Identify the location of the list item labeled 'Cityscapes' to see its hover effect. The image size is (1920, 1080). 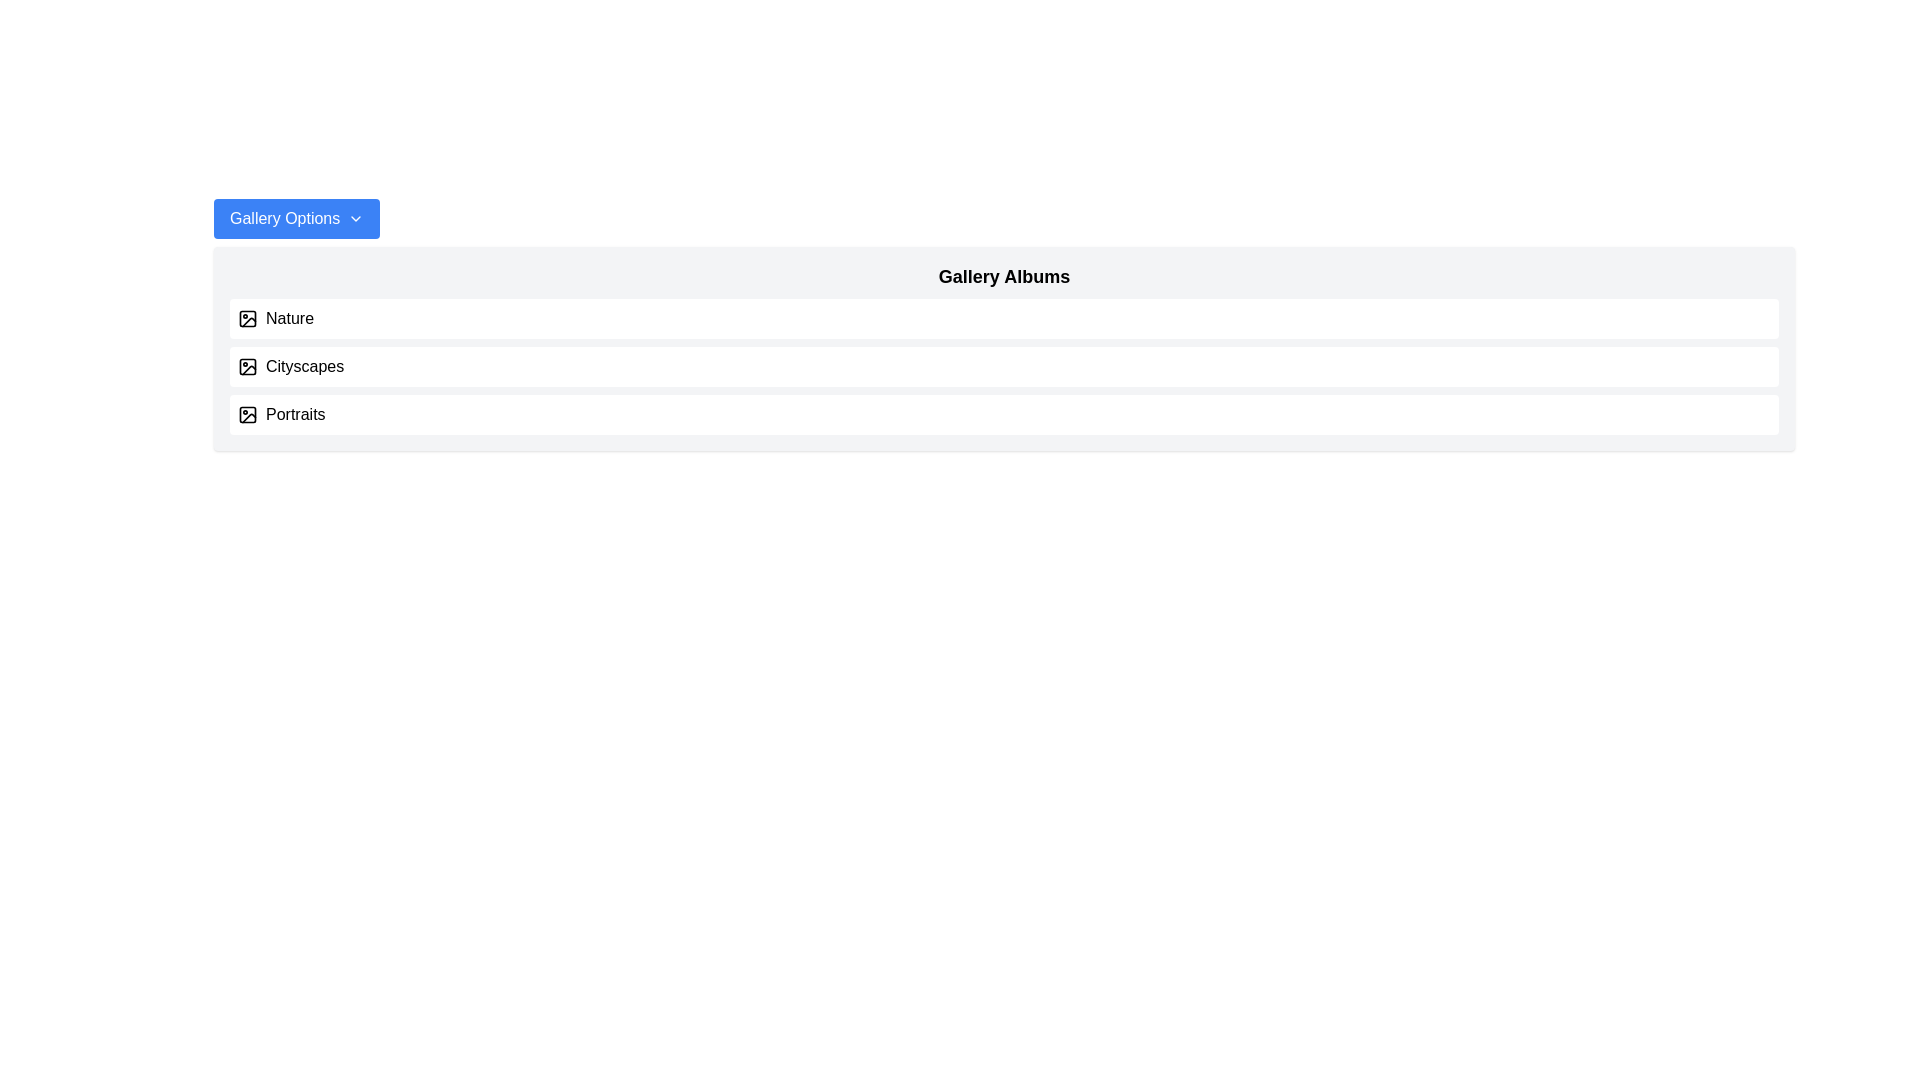
(1004, 366).